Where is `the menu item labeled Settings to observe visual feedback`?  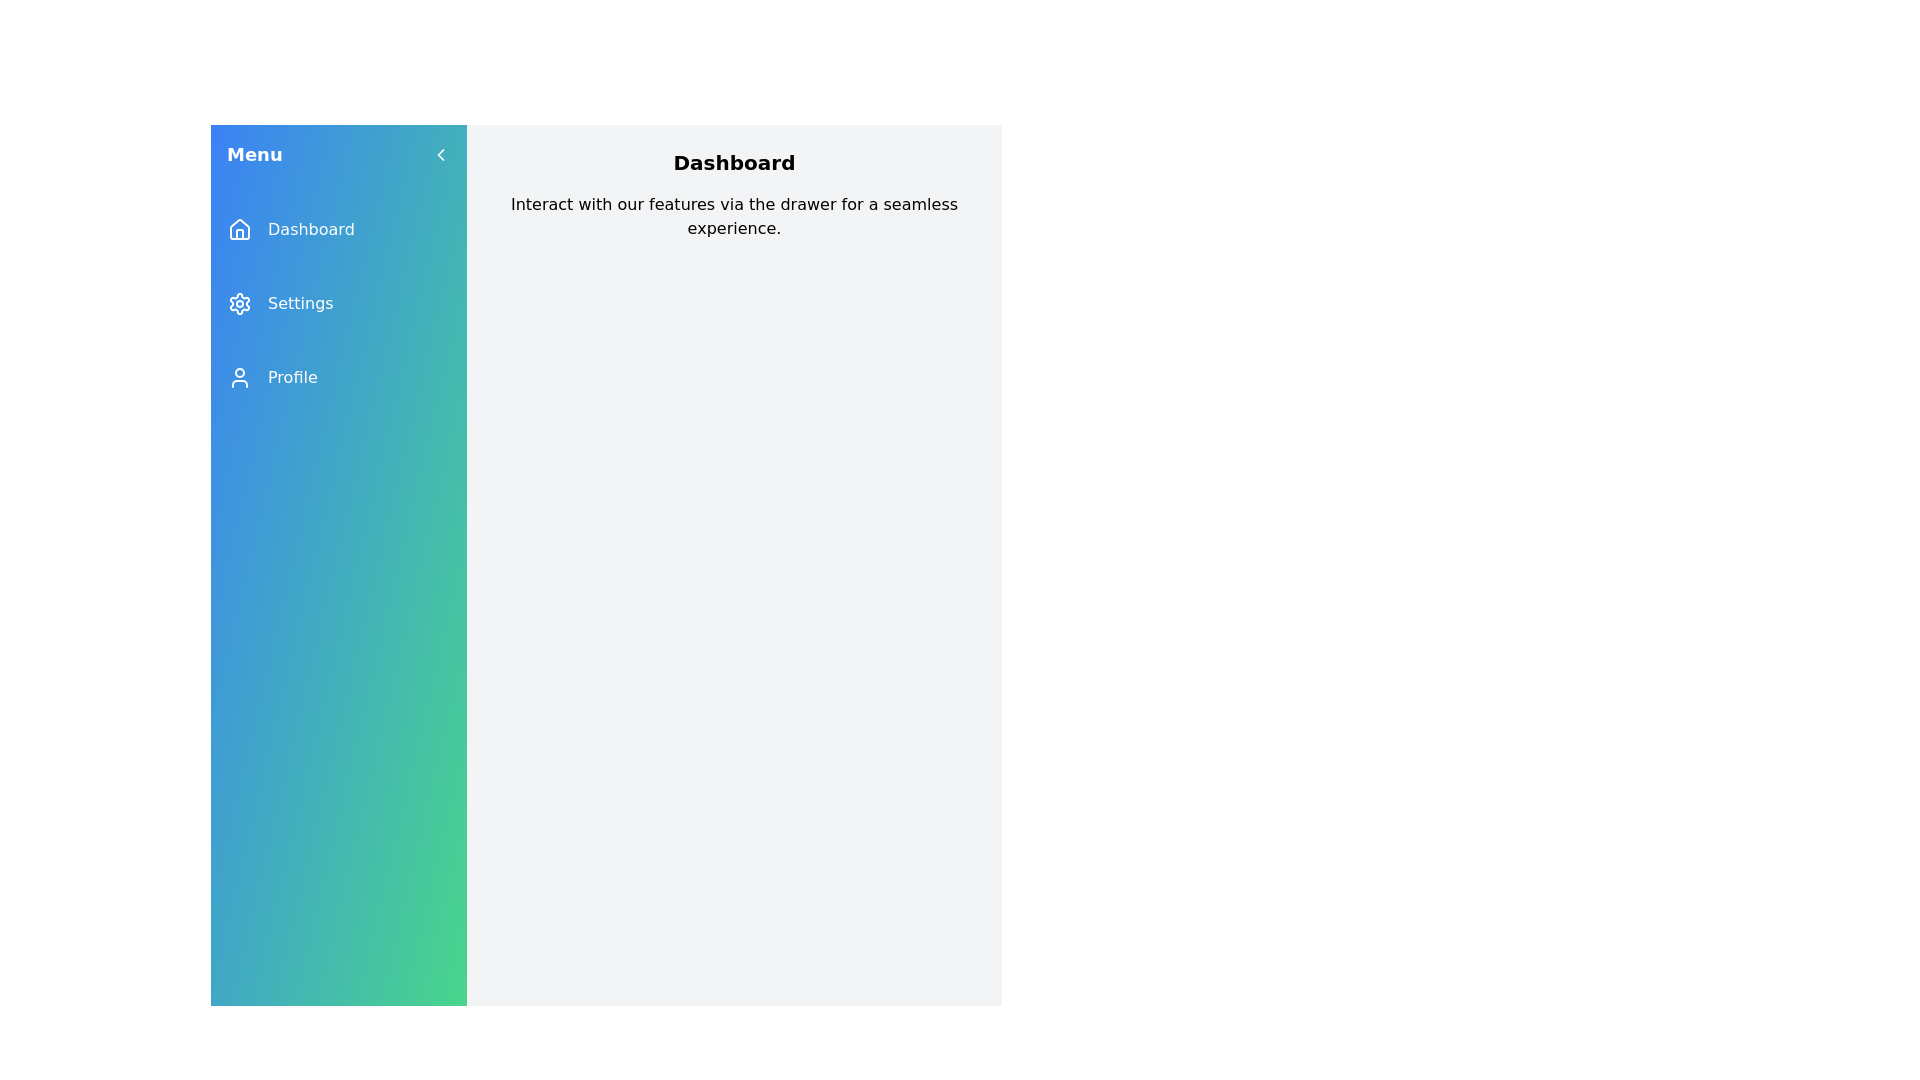 the menu item labeled Settings to observe visual feedback is located at coordinates (339, 304).